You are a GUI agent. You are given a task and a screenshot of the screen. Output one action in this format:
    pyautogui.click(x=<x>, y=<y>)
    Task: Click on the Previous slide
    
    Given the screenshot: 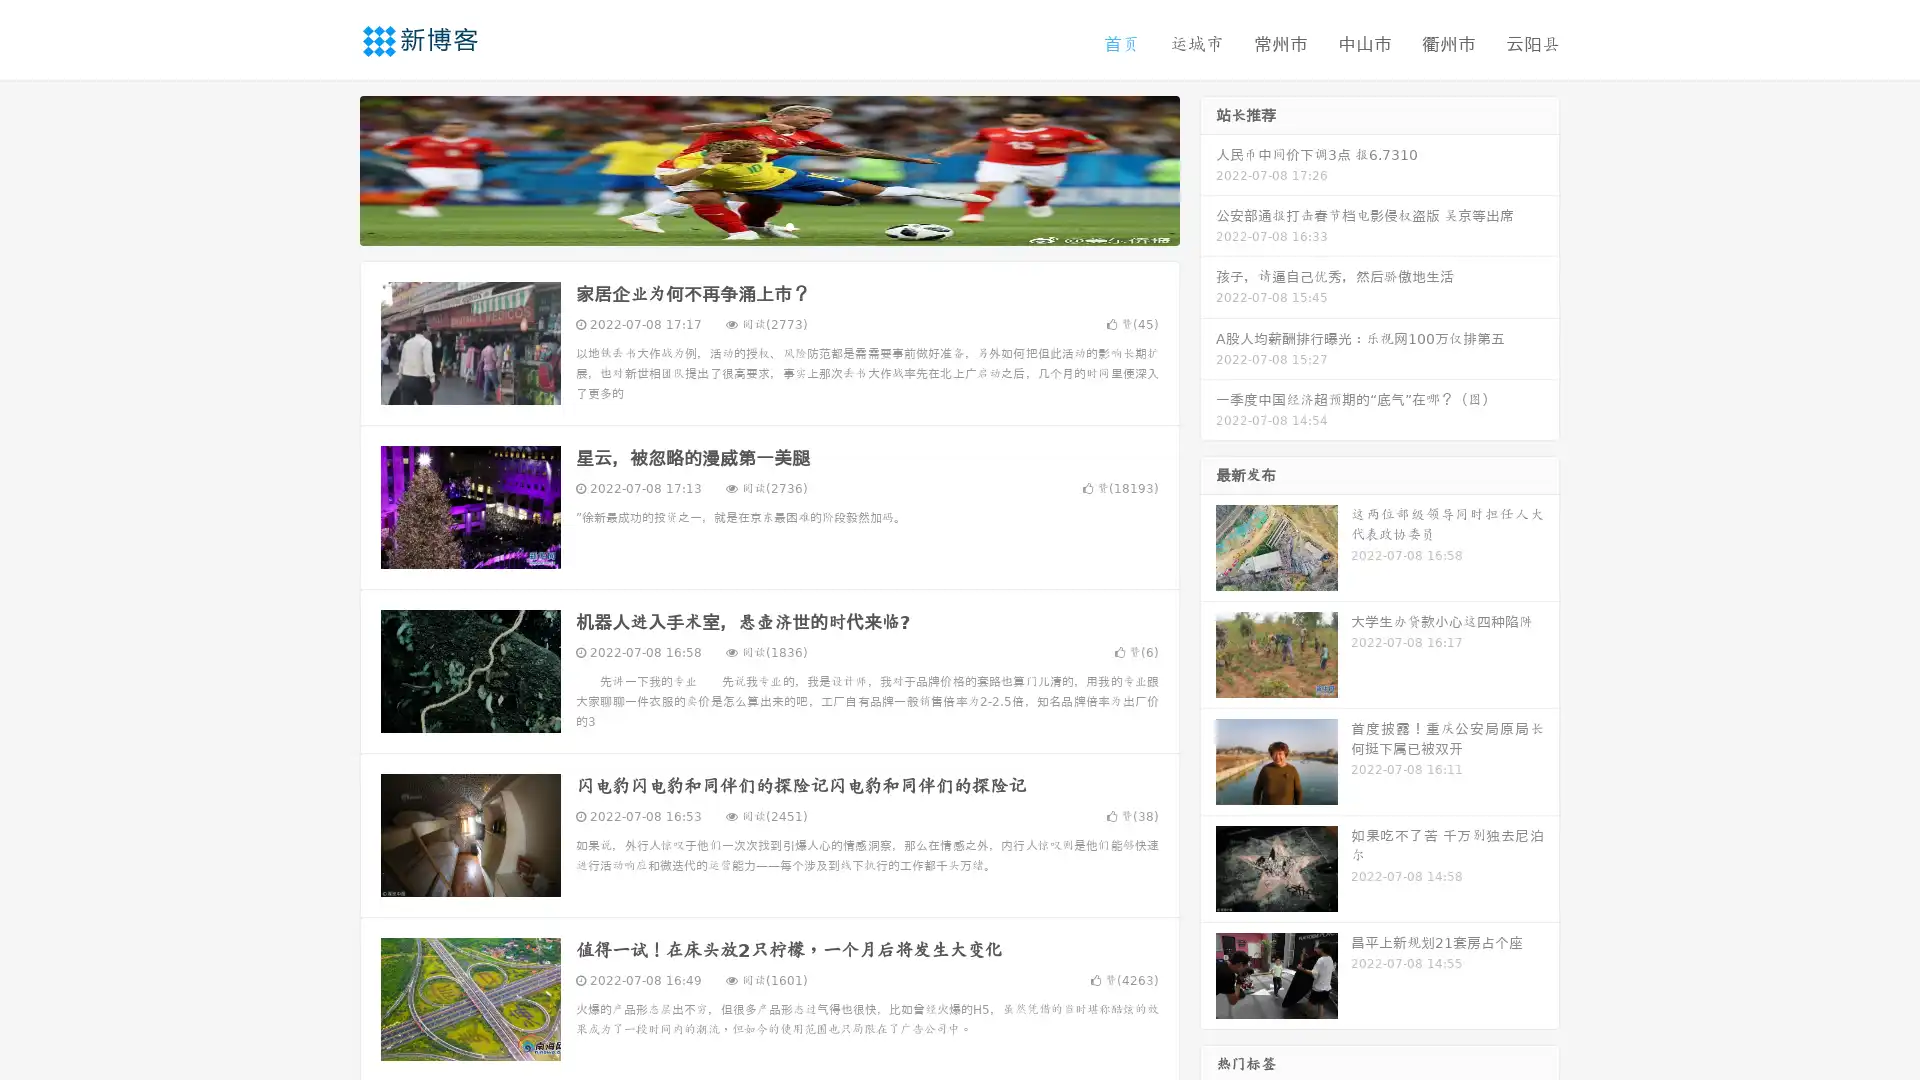 What is the action you would take?
    pyautogui.click(x=330, y=168)
    